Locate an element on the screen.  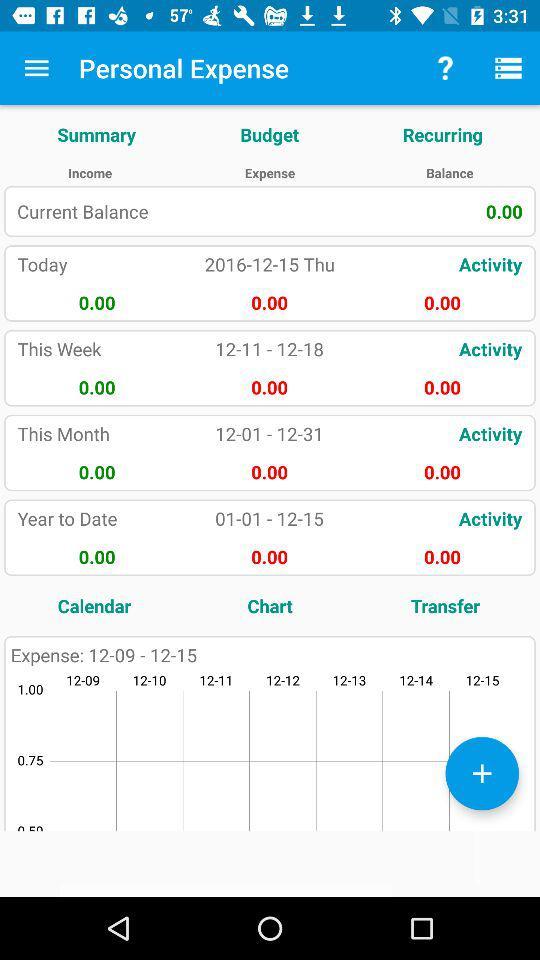
adiction is located at coordinates (481, 772).